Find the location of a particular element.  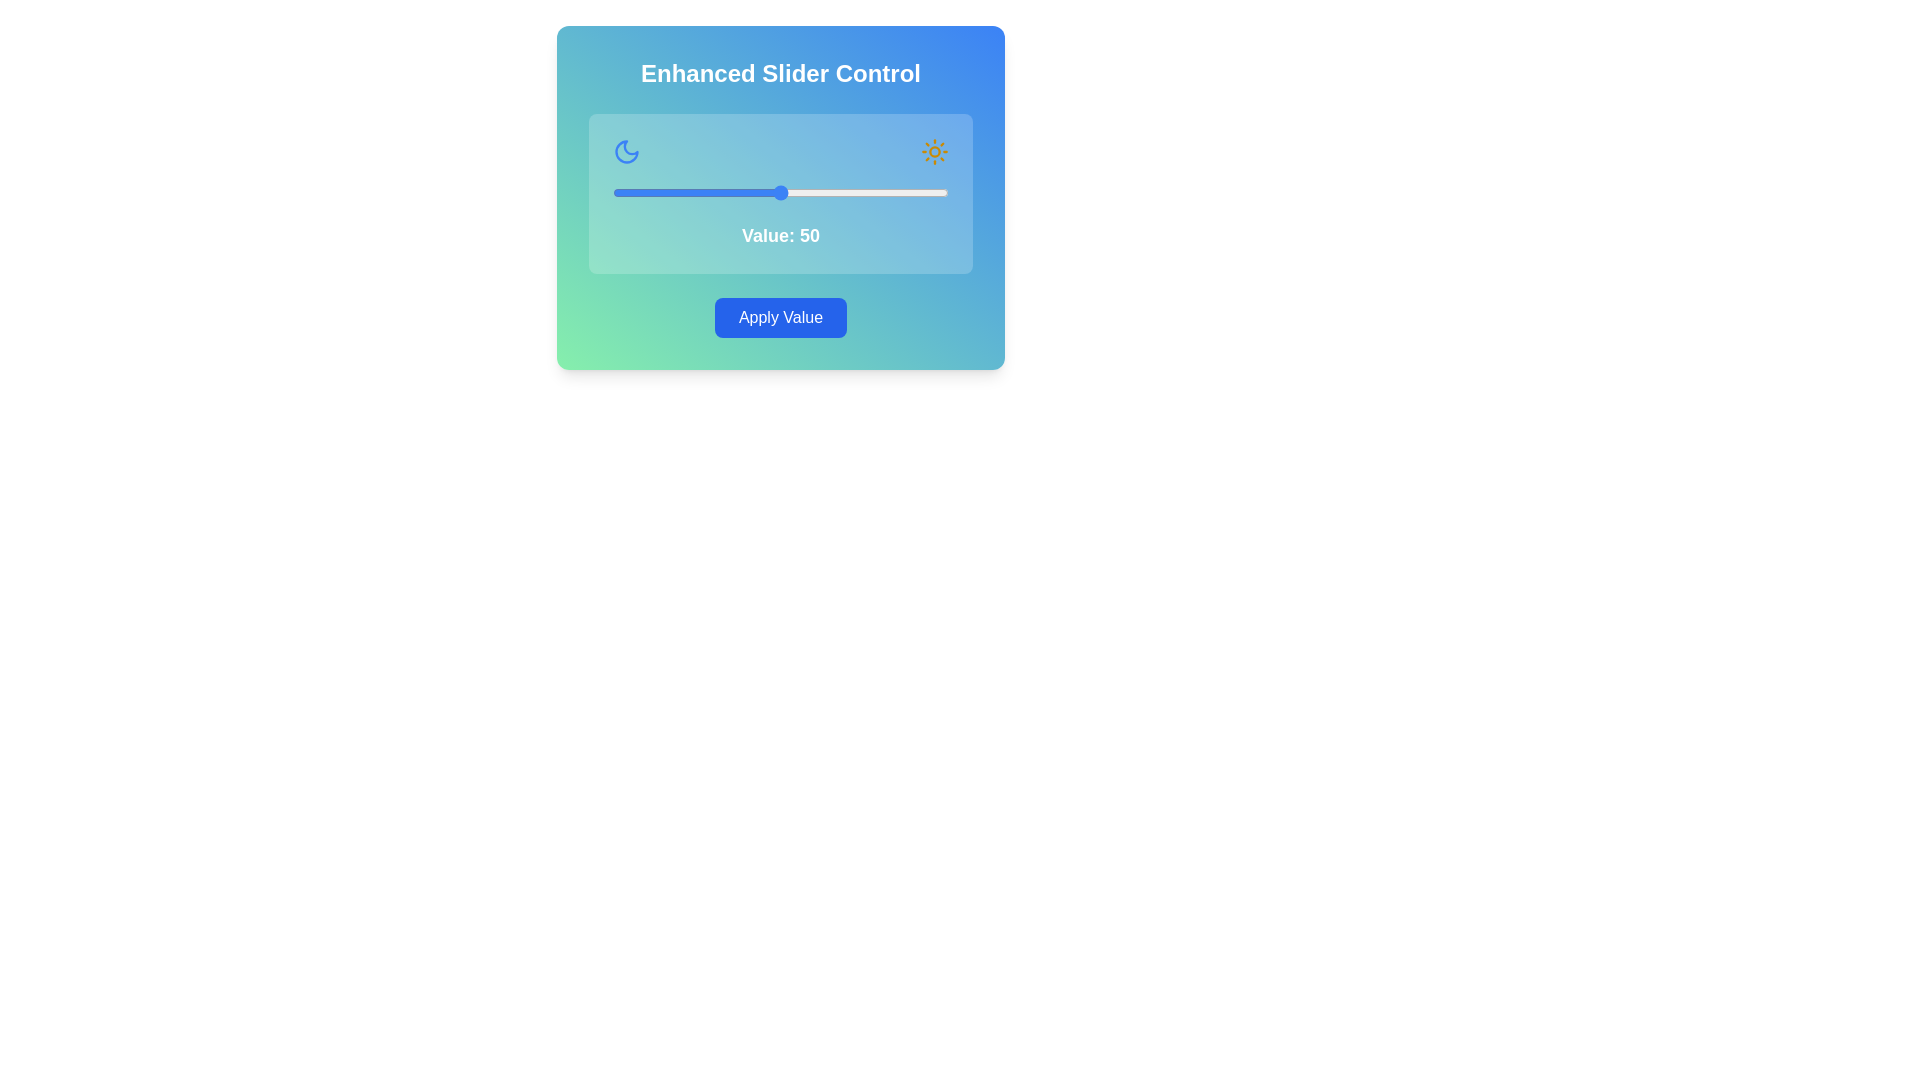

the slider is located at coordinates (807, 192).